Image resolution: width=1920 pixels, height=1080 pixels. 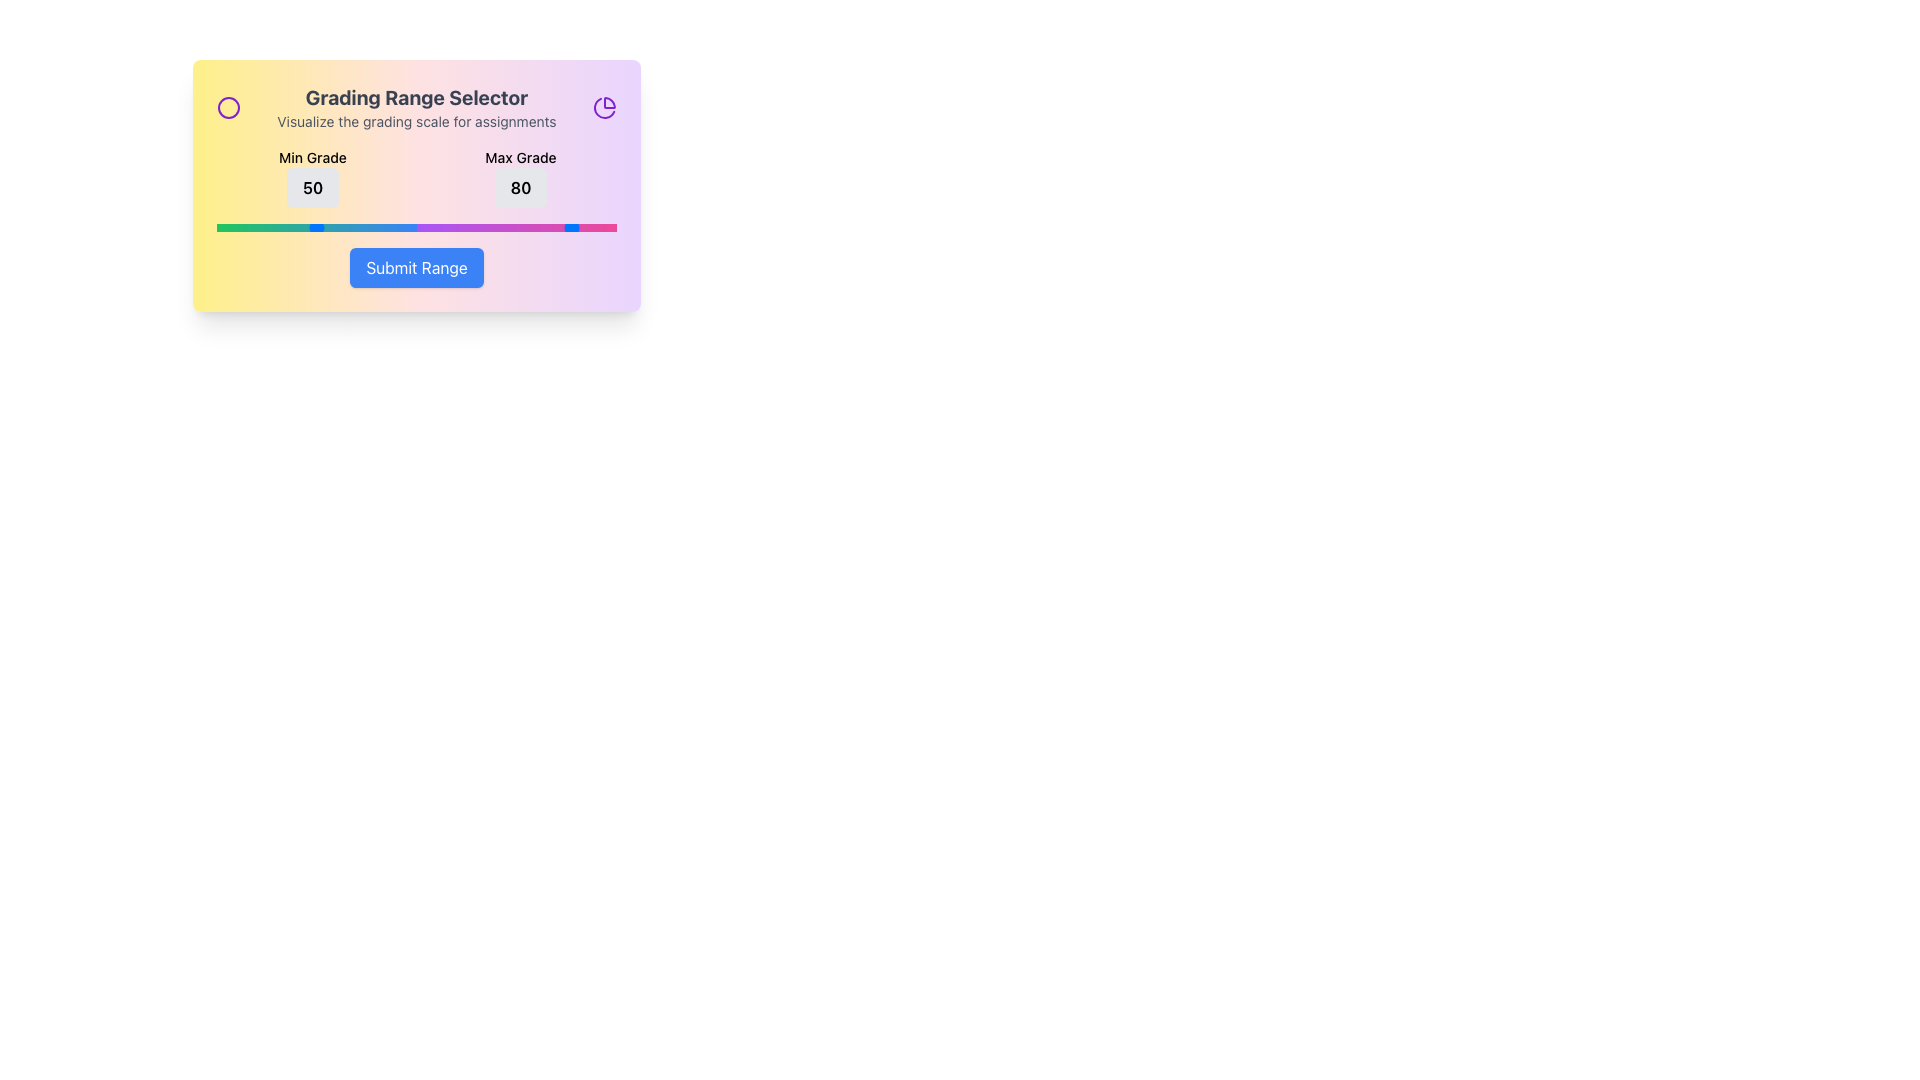 I want to click on the circular SVG graphic with a purple border located at the top left corner of the yellow-gradient card, so click(x=229, y=108).